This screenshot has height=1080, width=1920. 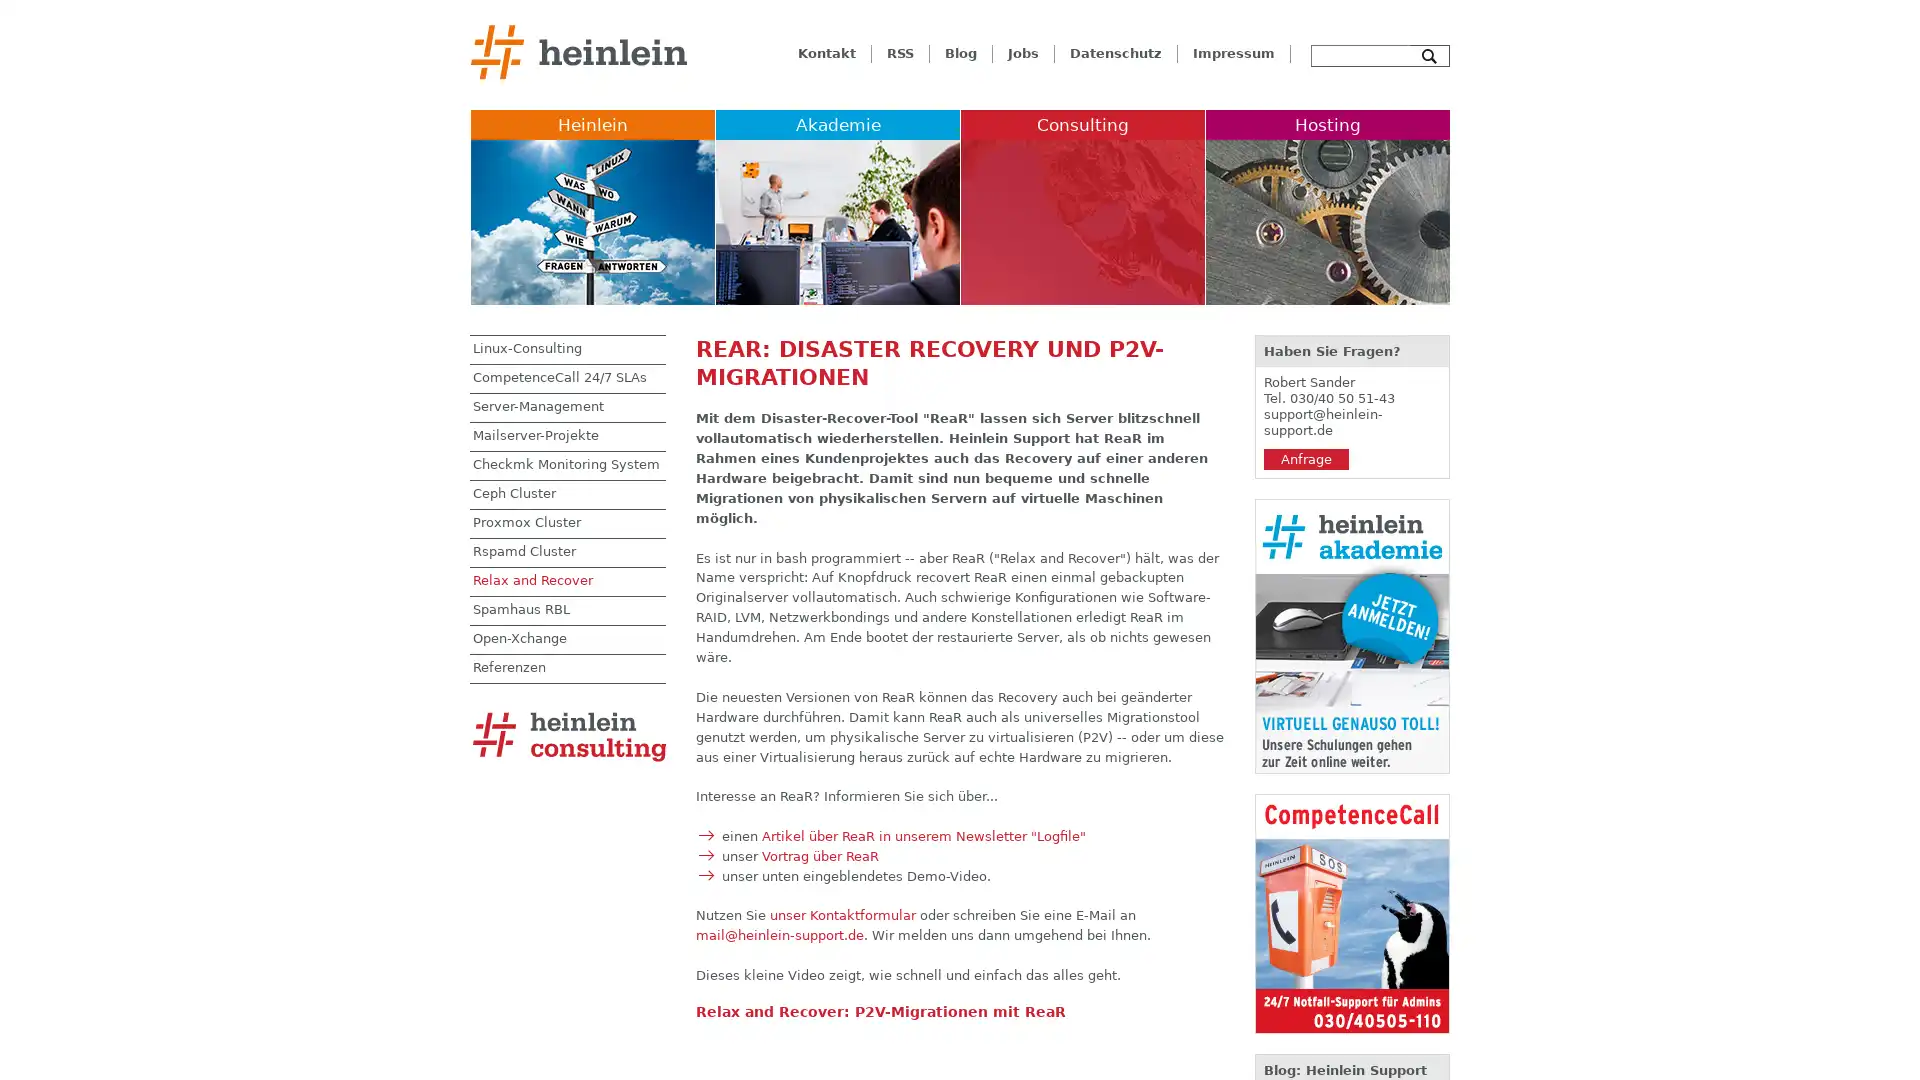 I want to click on Suche, so click(x=1429, y=55).